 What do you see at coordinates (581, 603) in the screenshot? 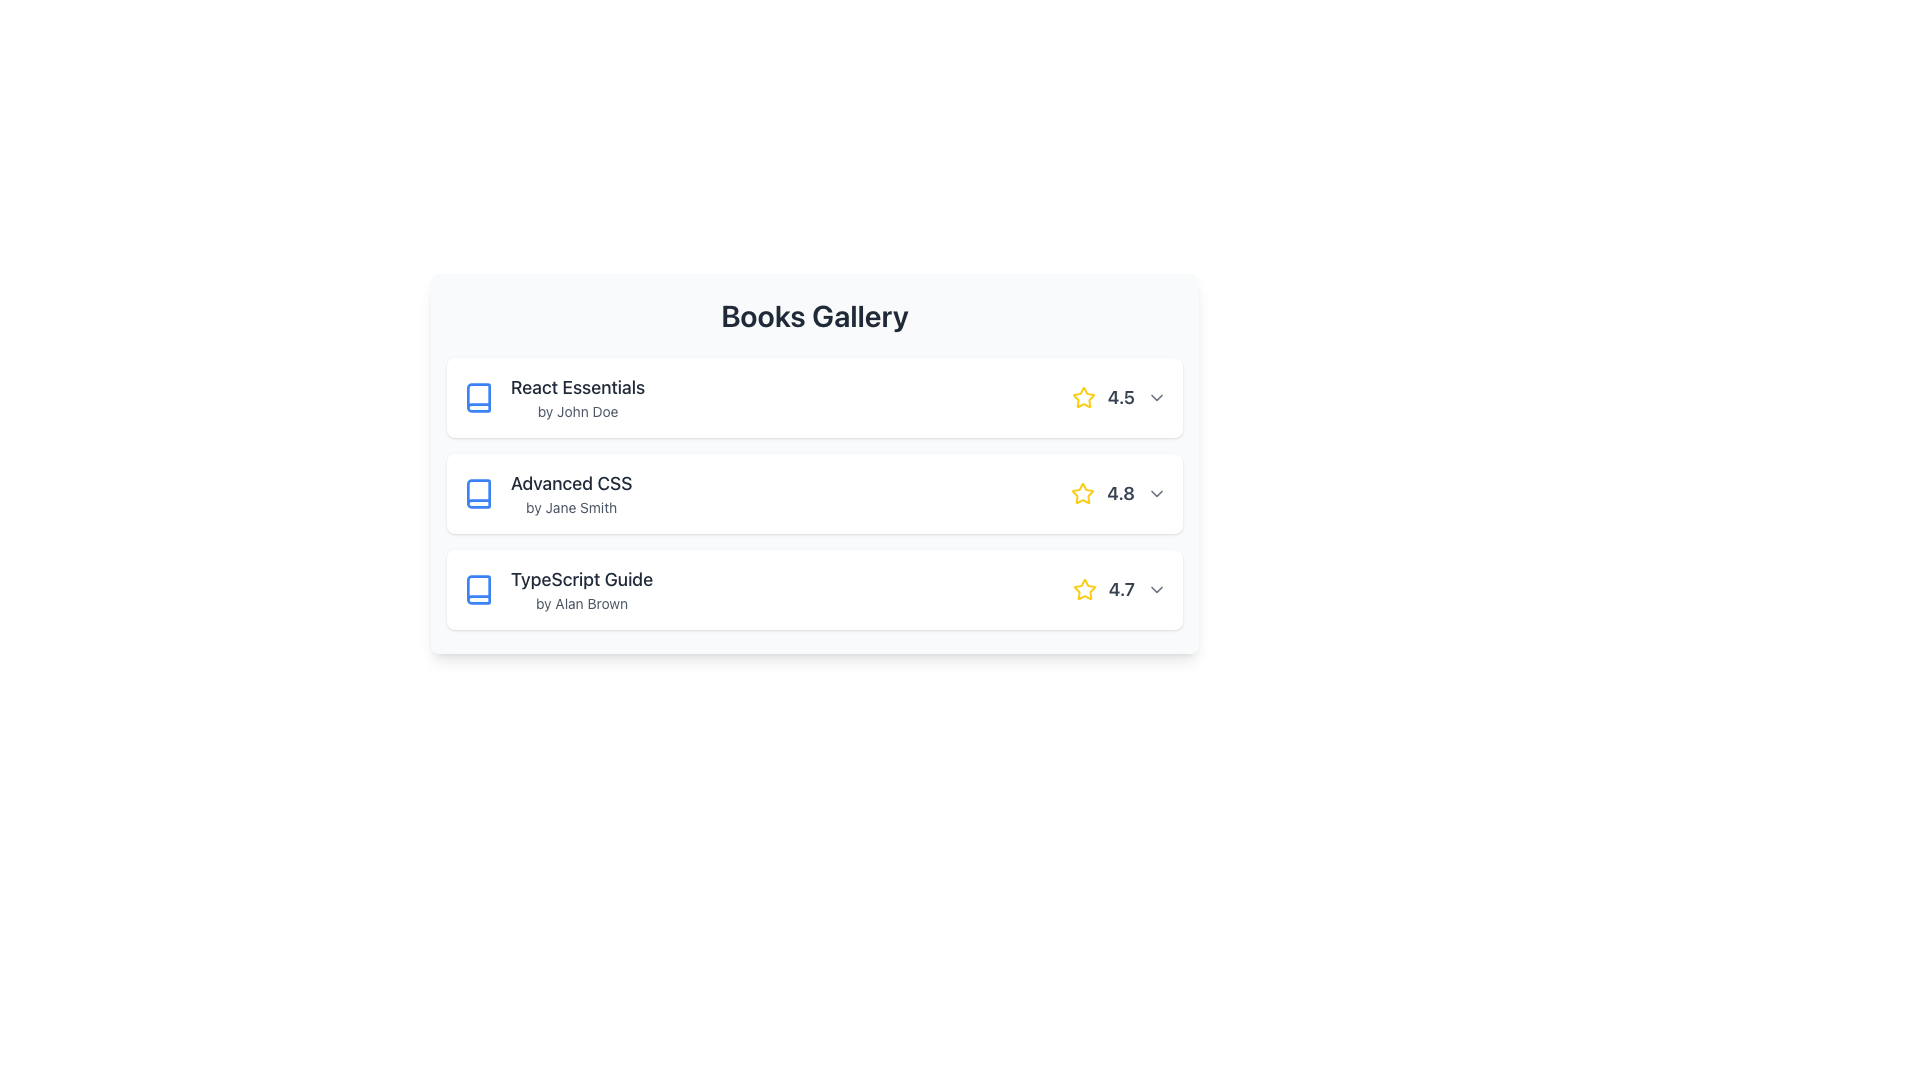
I see `the static label text element that reads 'by Alan Brown', which is located beneath the title 'TypeScript Guide' in the third card of a vertically stacked list` at bounding box center [581, 603].